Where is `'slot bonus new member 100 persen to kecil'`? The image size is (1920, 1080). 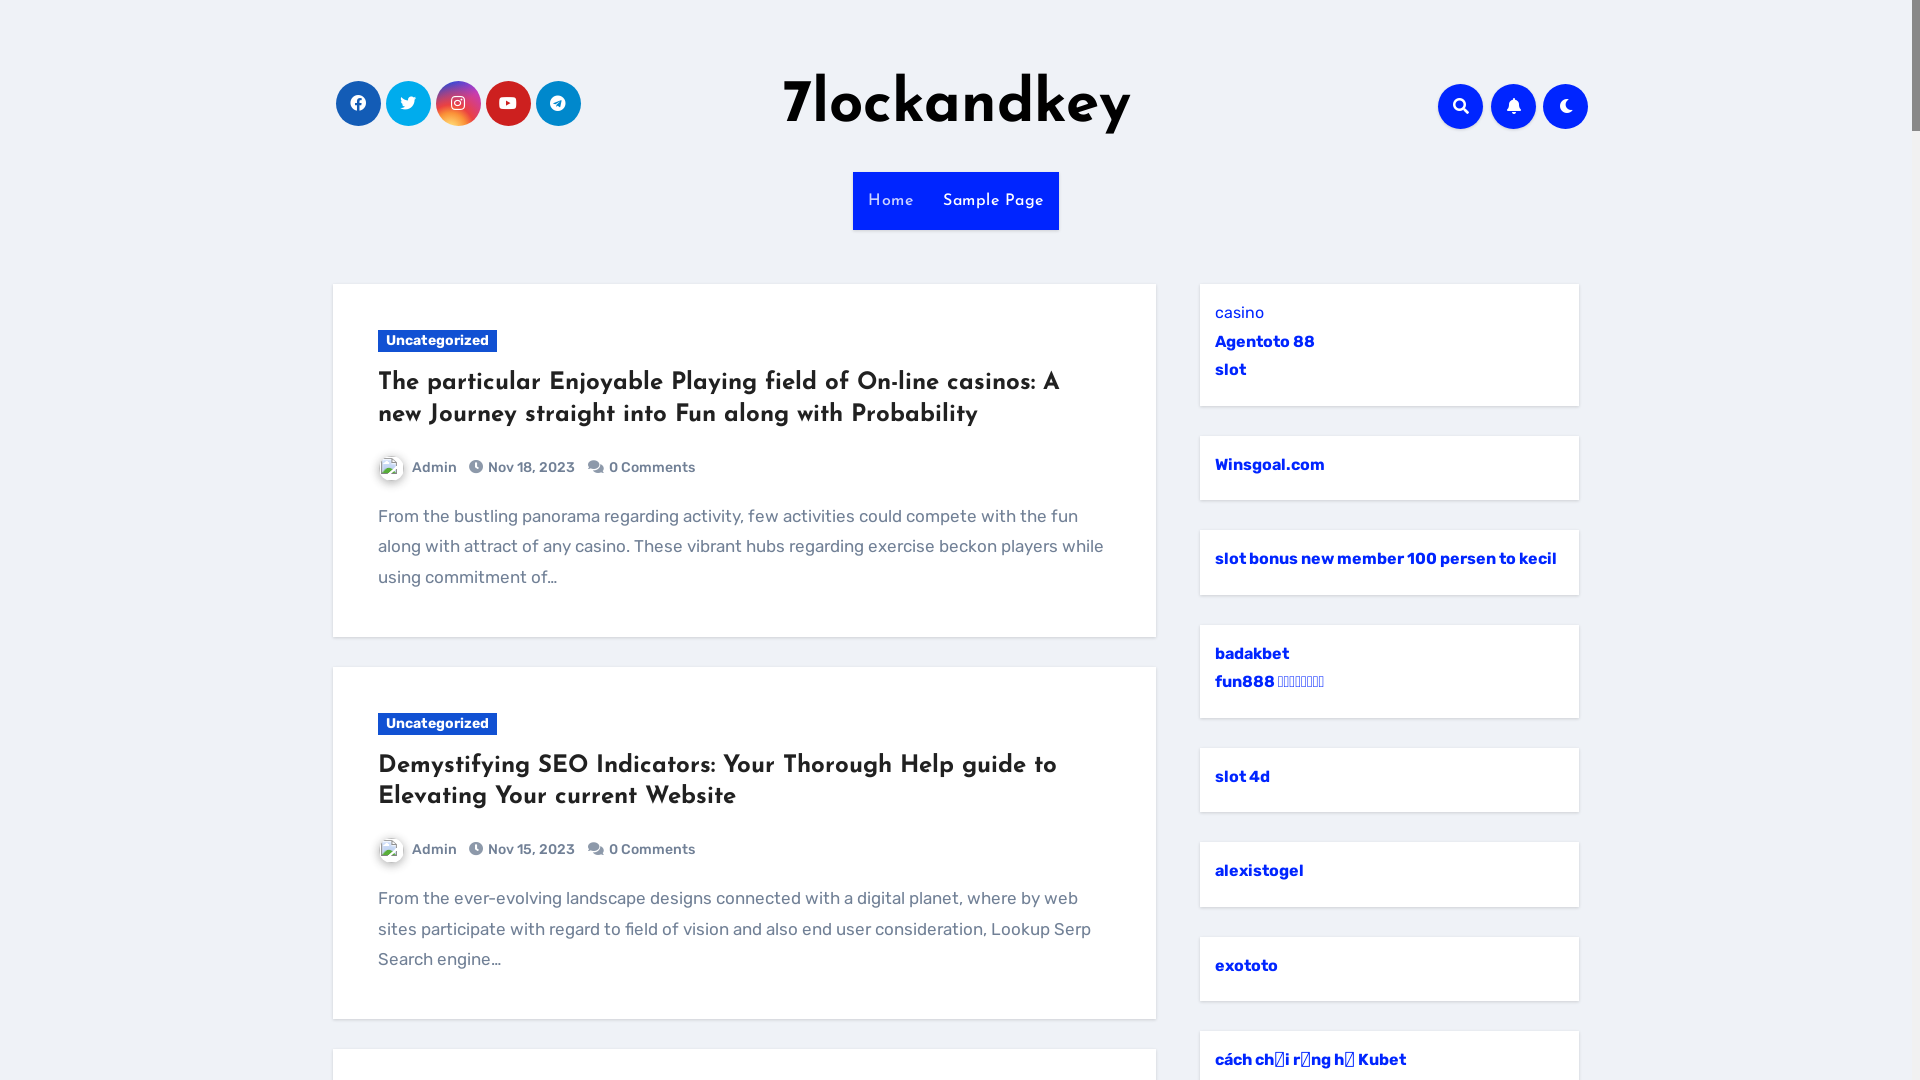 'slot bonus new member 100 persen to kecil' is located at coordinates (1385, 558).